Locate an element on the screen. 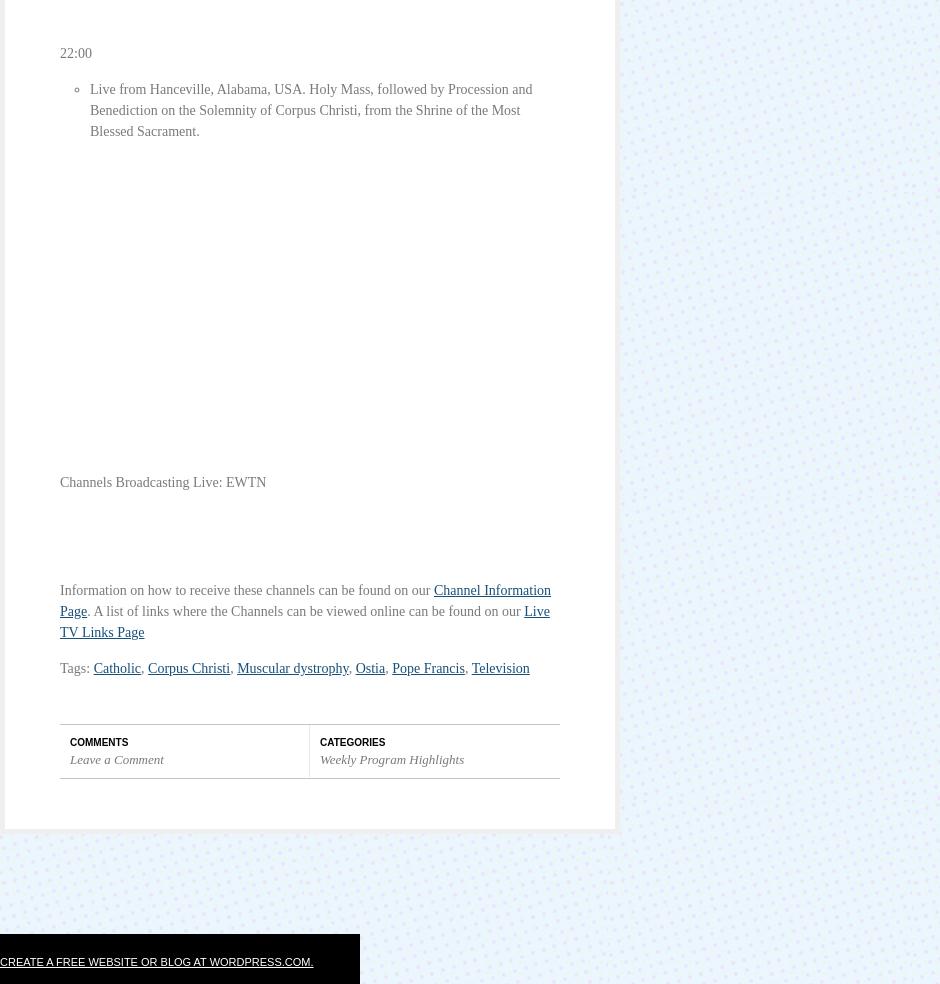  'Ostia' is located at coordinates (368, 668).